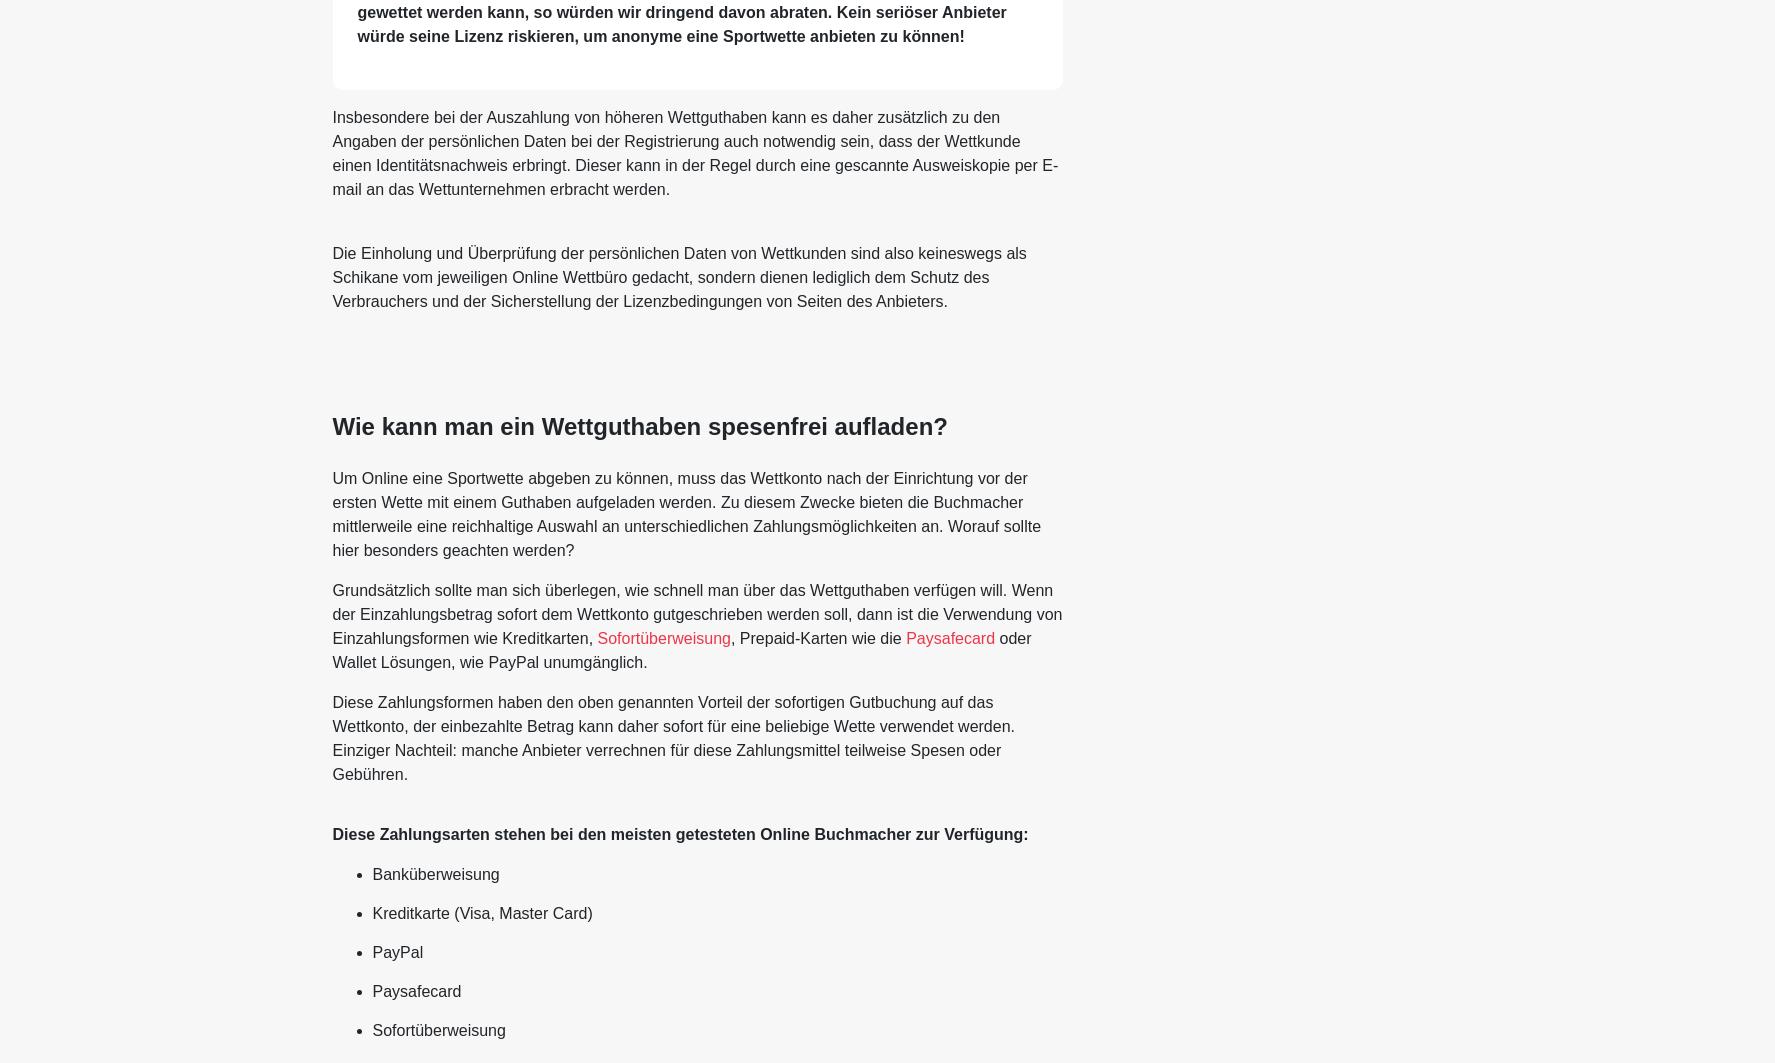 The image size is (1775, 1063). Describe the element at coordinates (679, 832) in the screenshot. I see `'Diese Zahlungsarten stehen bei den meisten getesteten Online Buchmacher zur Verfügung:'` at that location.